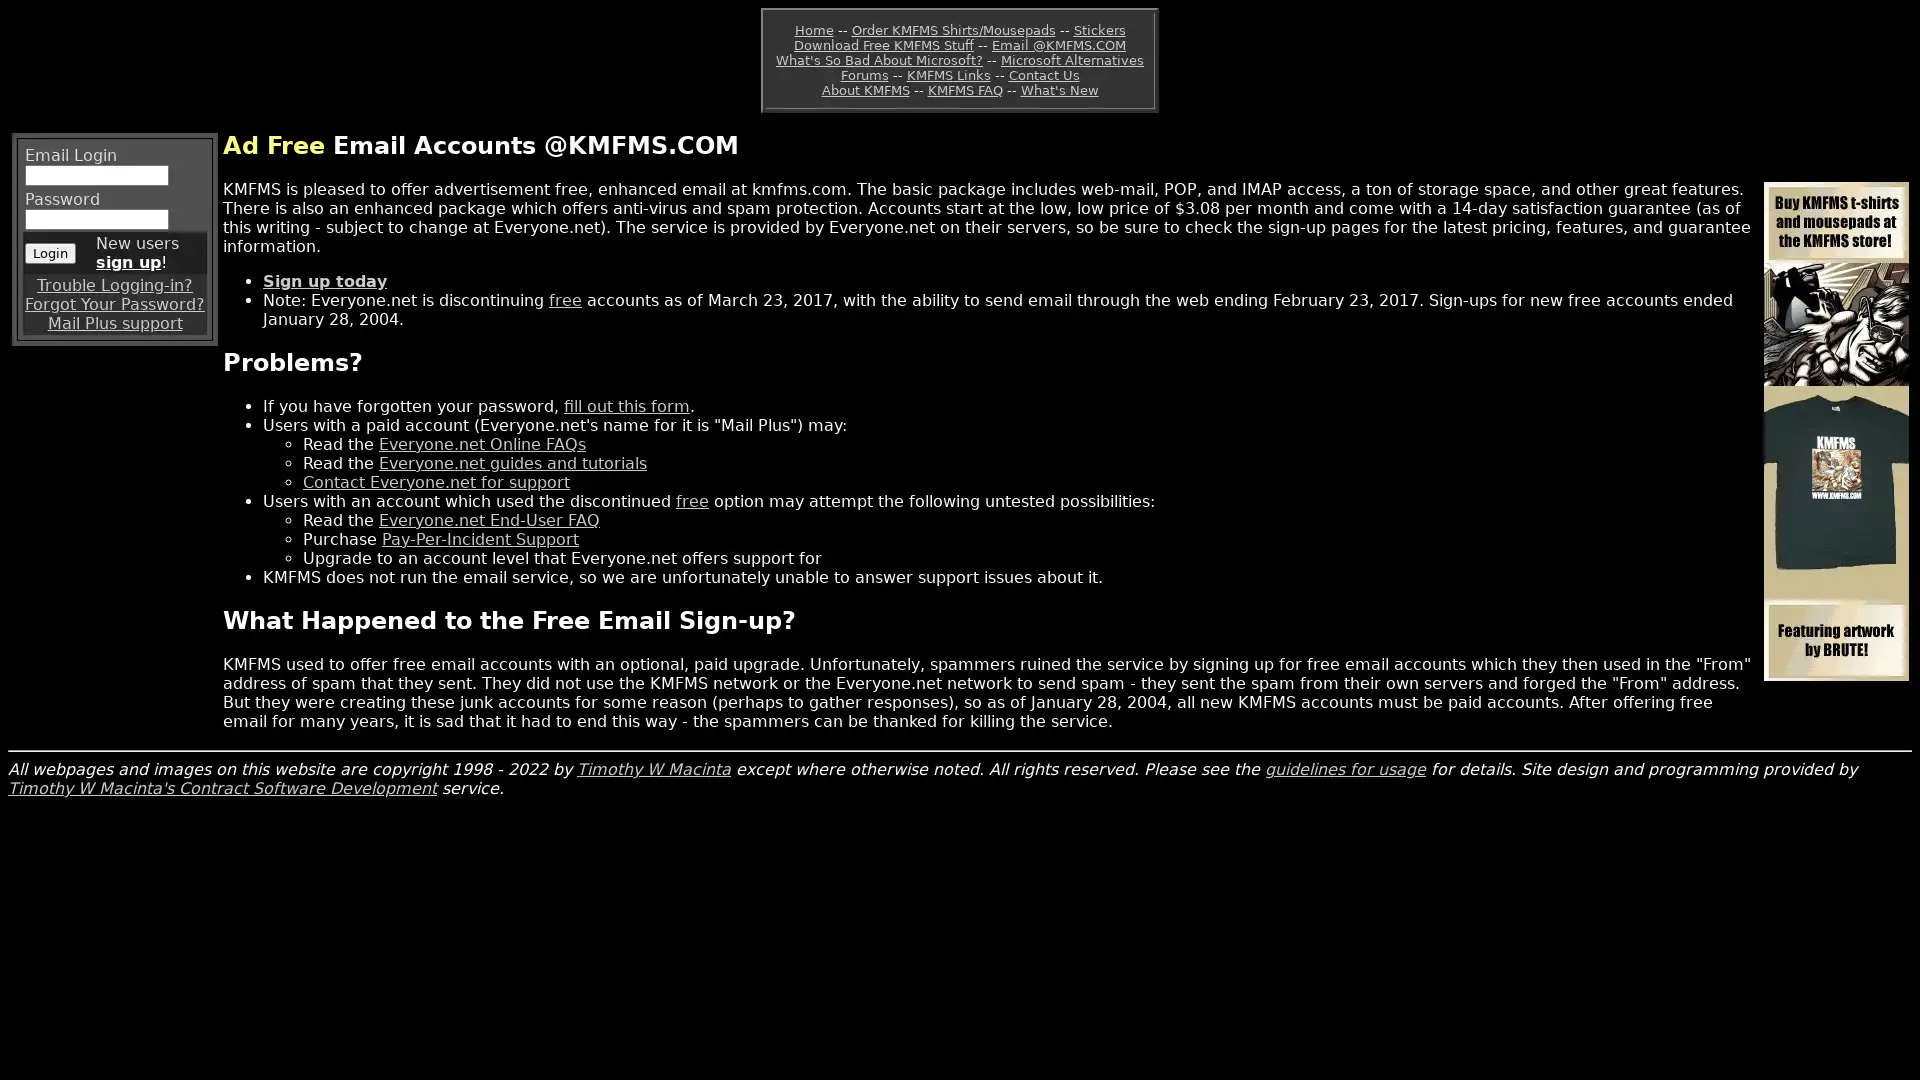 The width and height of the screenshot is (1920, 1080). What do you see at coordinates (50, 251) in the screenshot?
I see `Login` at bounding box center [50, 251].